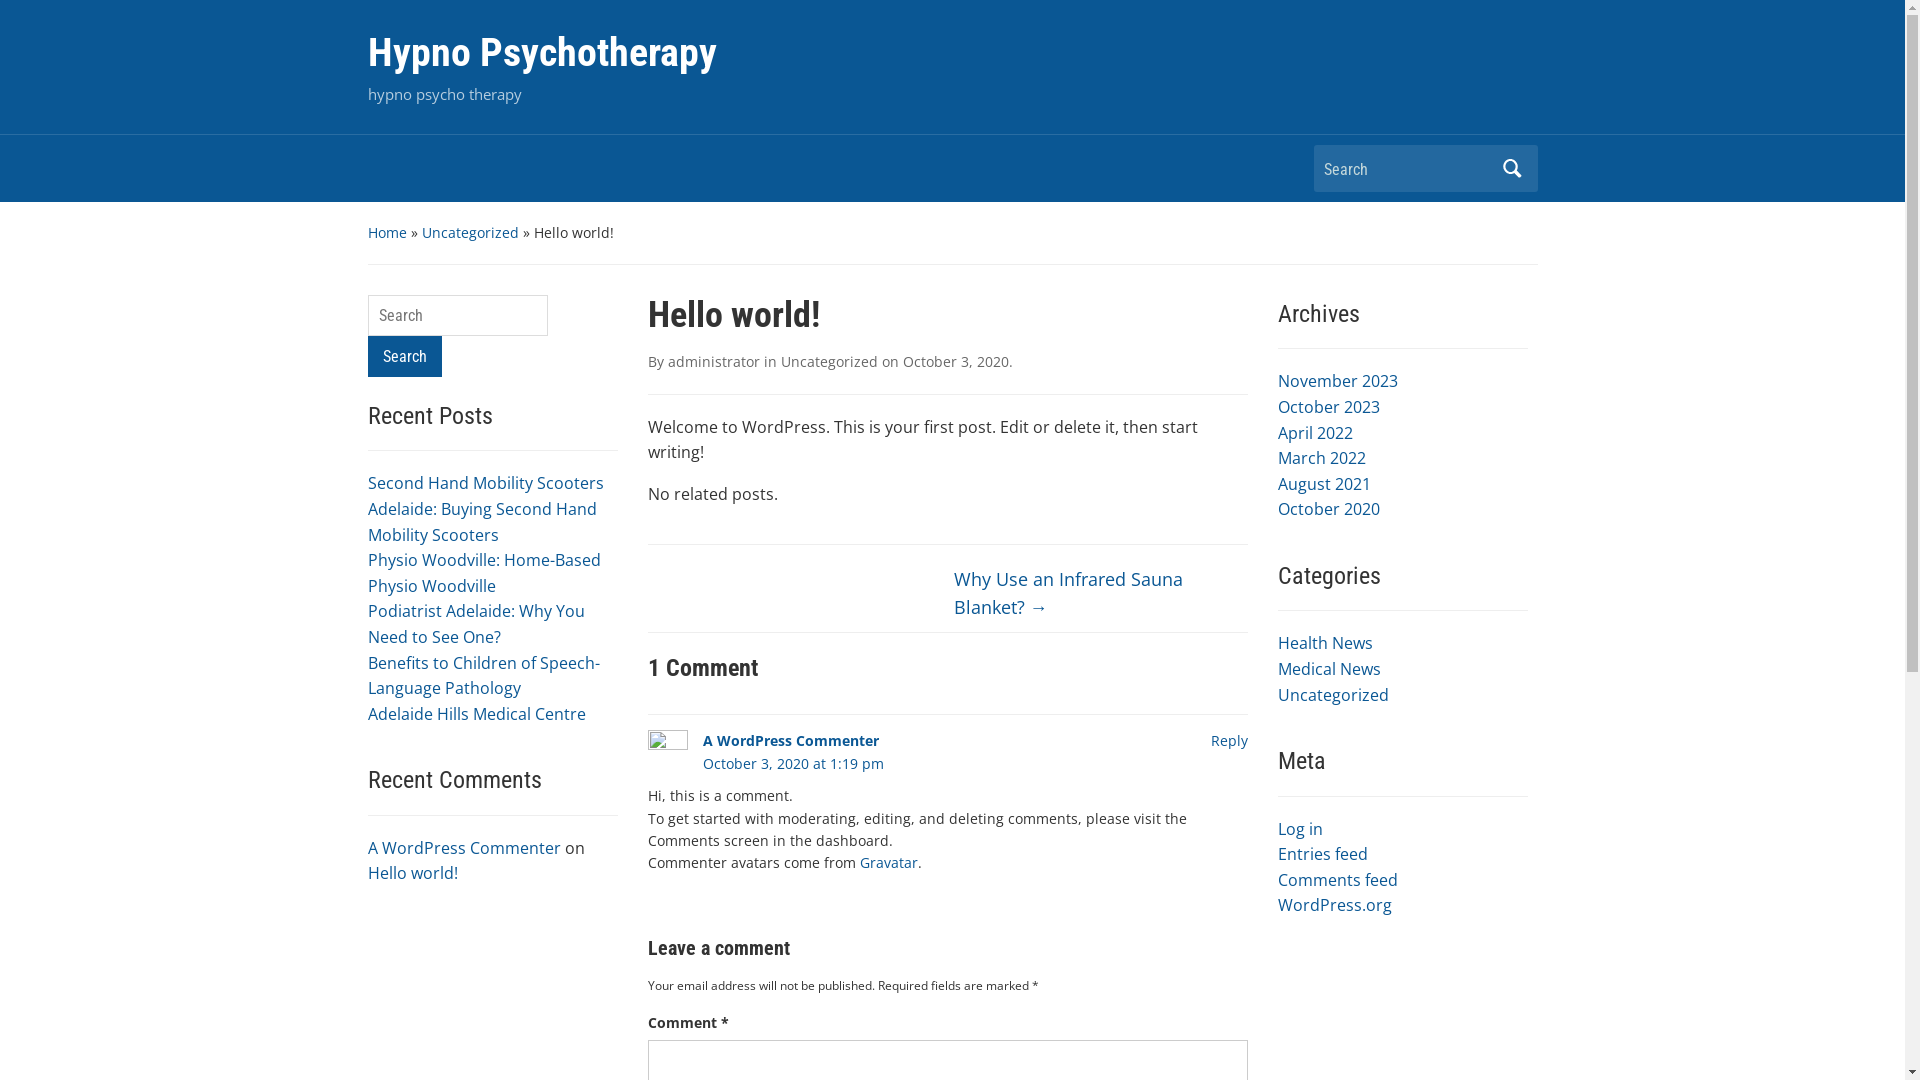  Describe the element at coordinates (1323, 853) in the screenshot. I see `'Entries feed'` at that location.